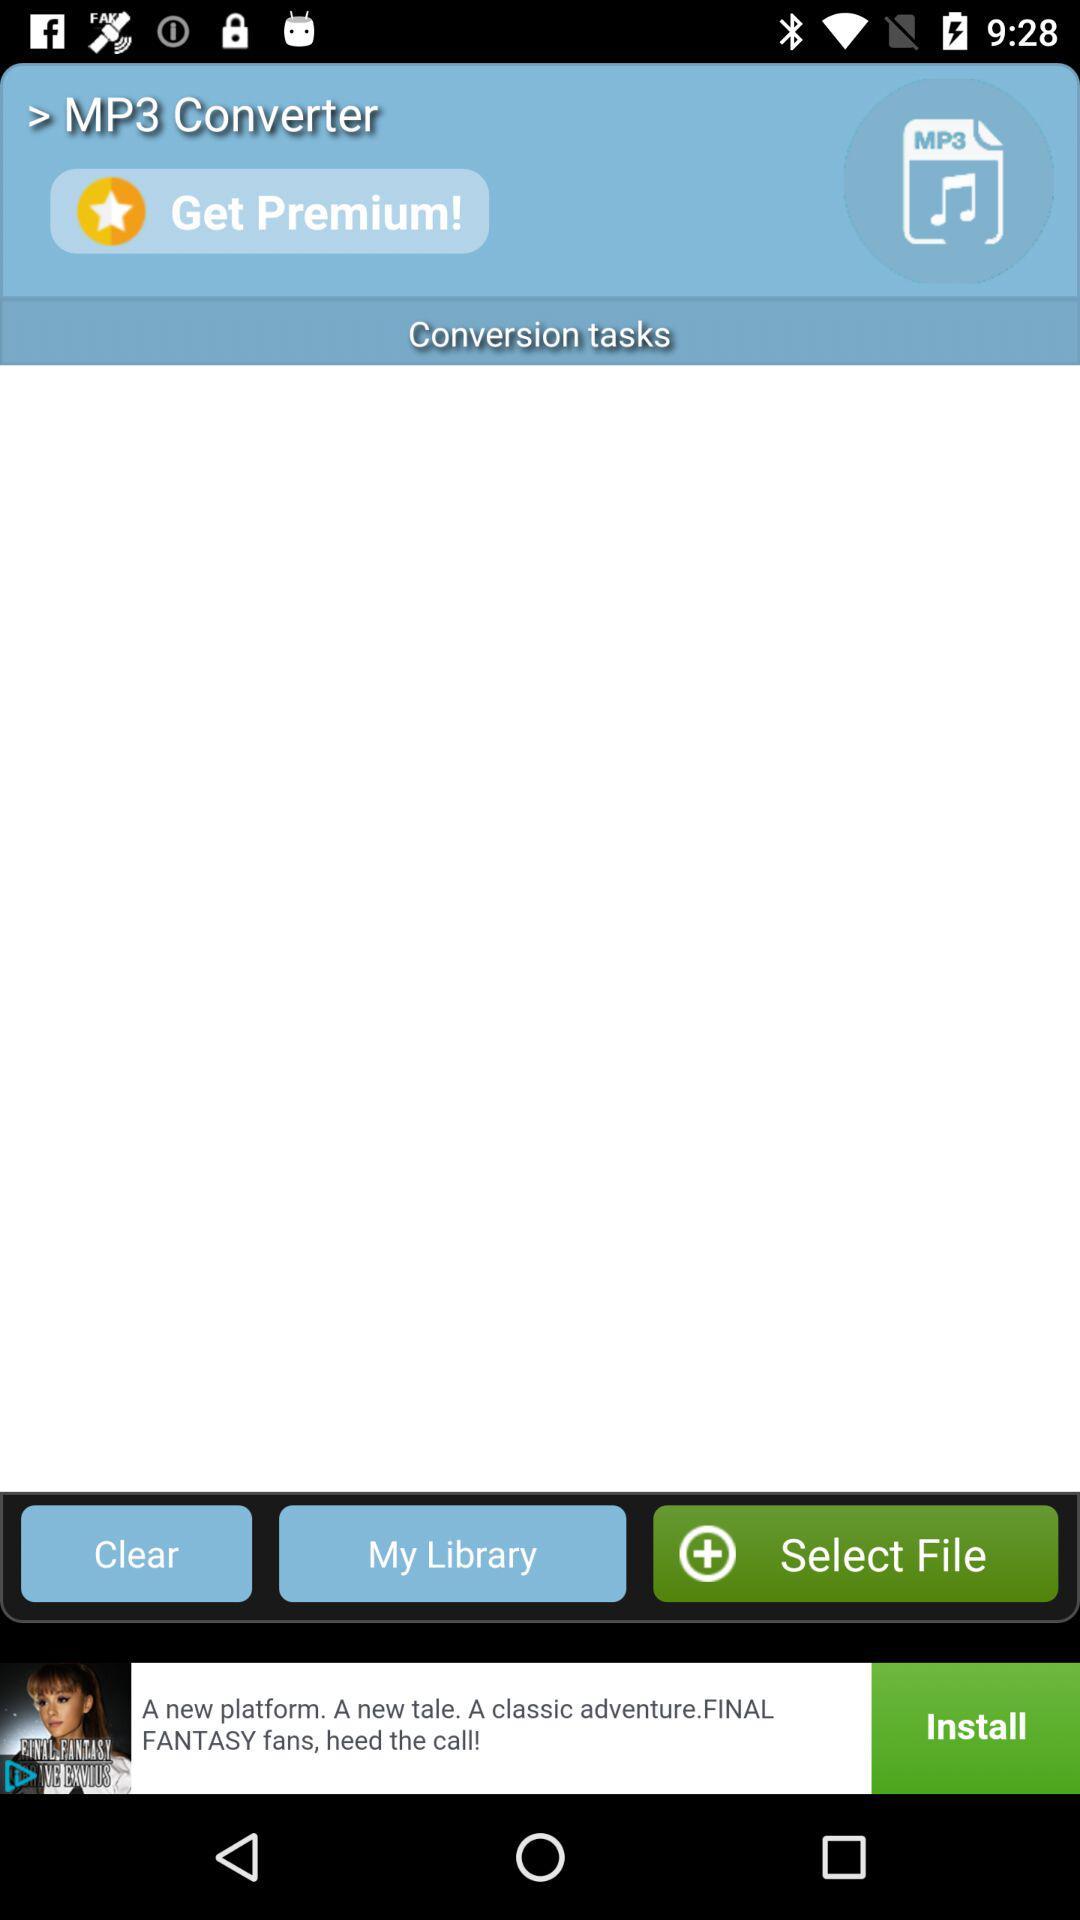  Describe the element at coordinates (855, 1552) in the screenshot. I see `select file` at that location.